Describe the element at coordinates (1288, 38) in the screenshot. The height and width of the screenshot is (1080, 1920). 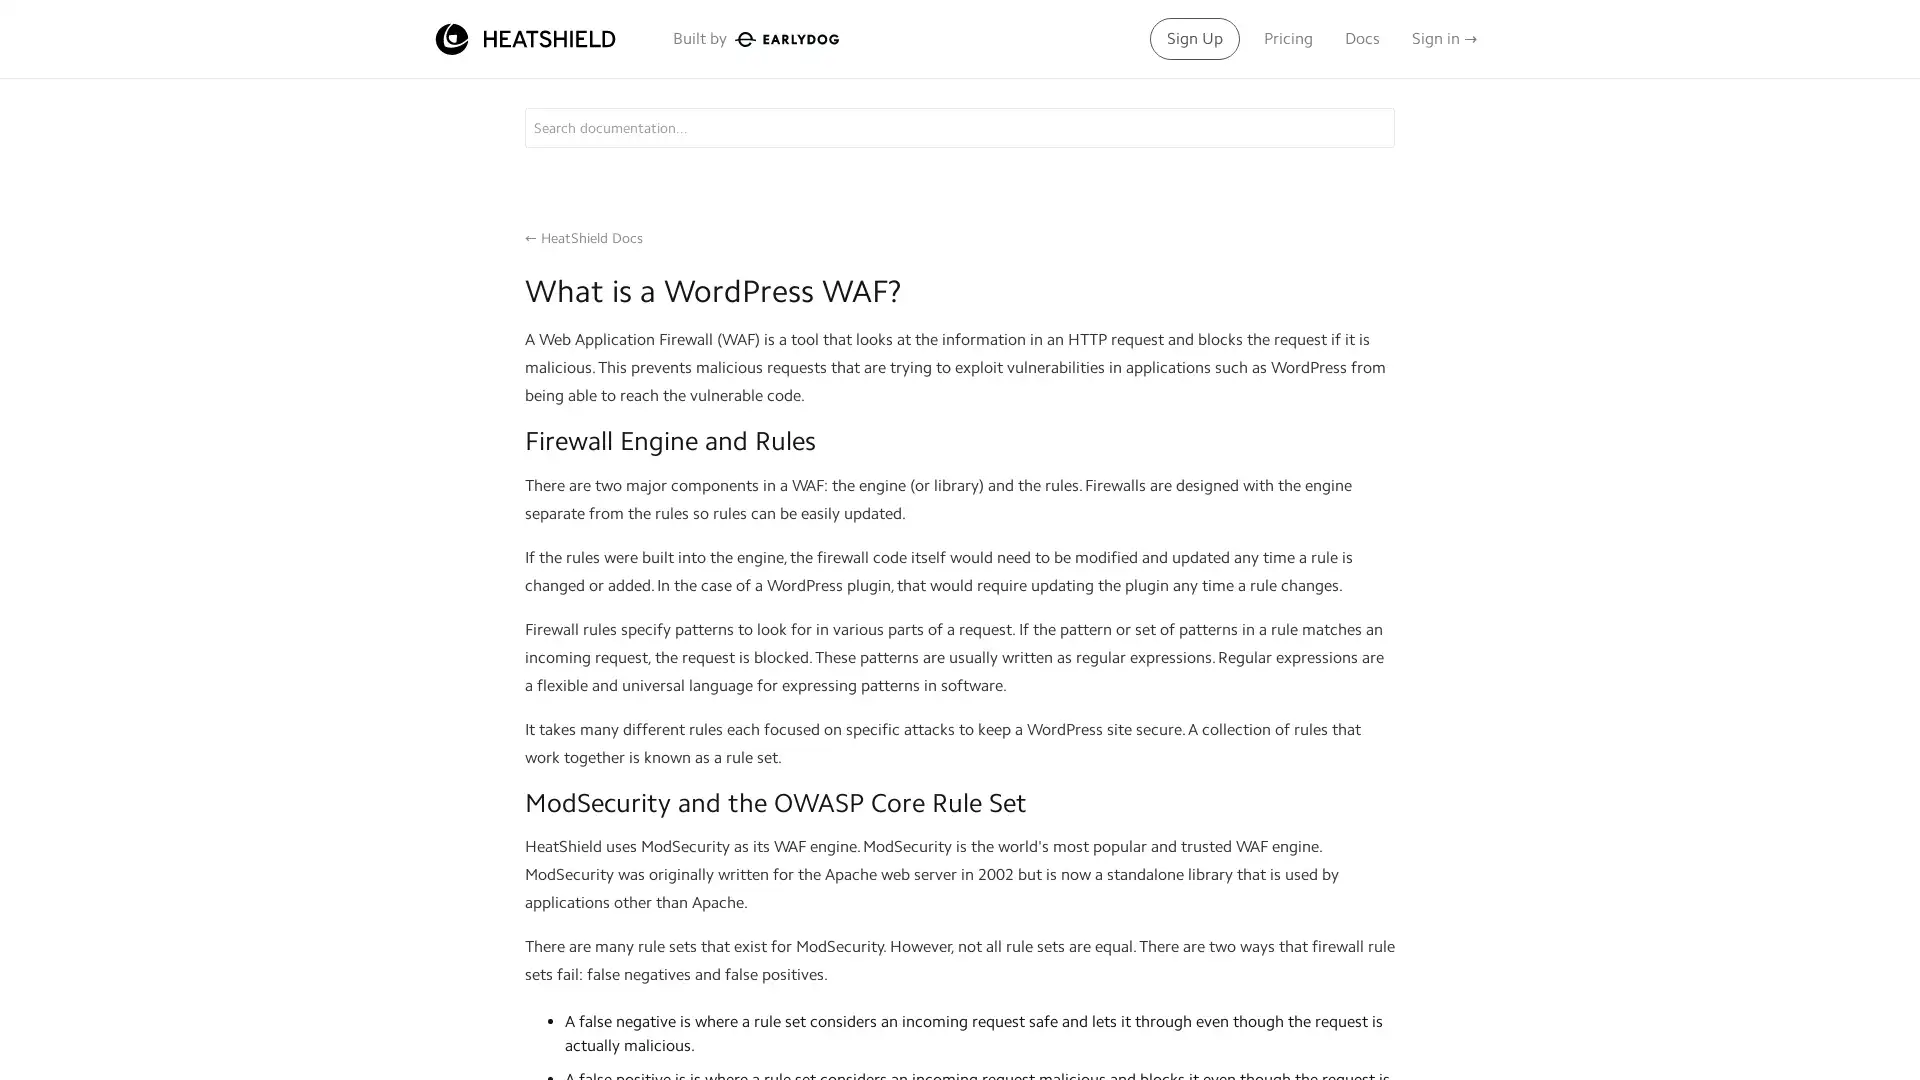
I see `Pricing` at that location.